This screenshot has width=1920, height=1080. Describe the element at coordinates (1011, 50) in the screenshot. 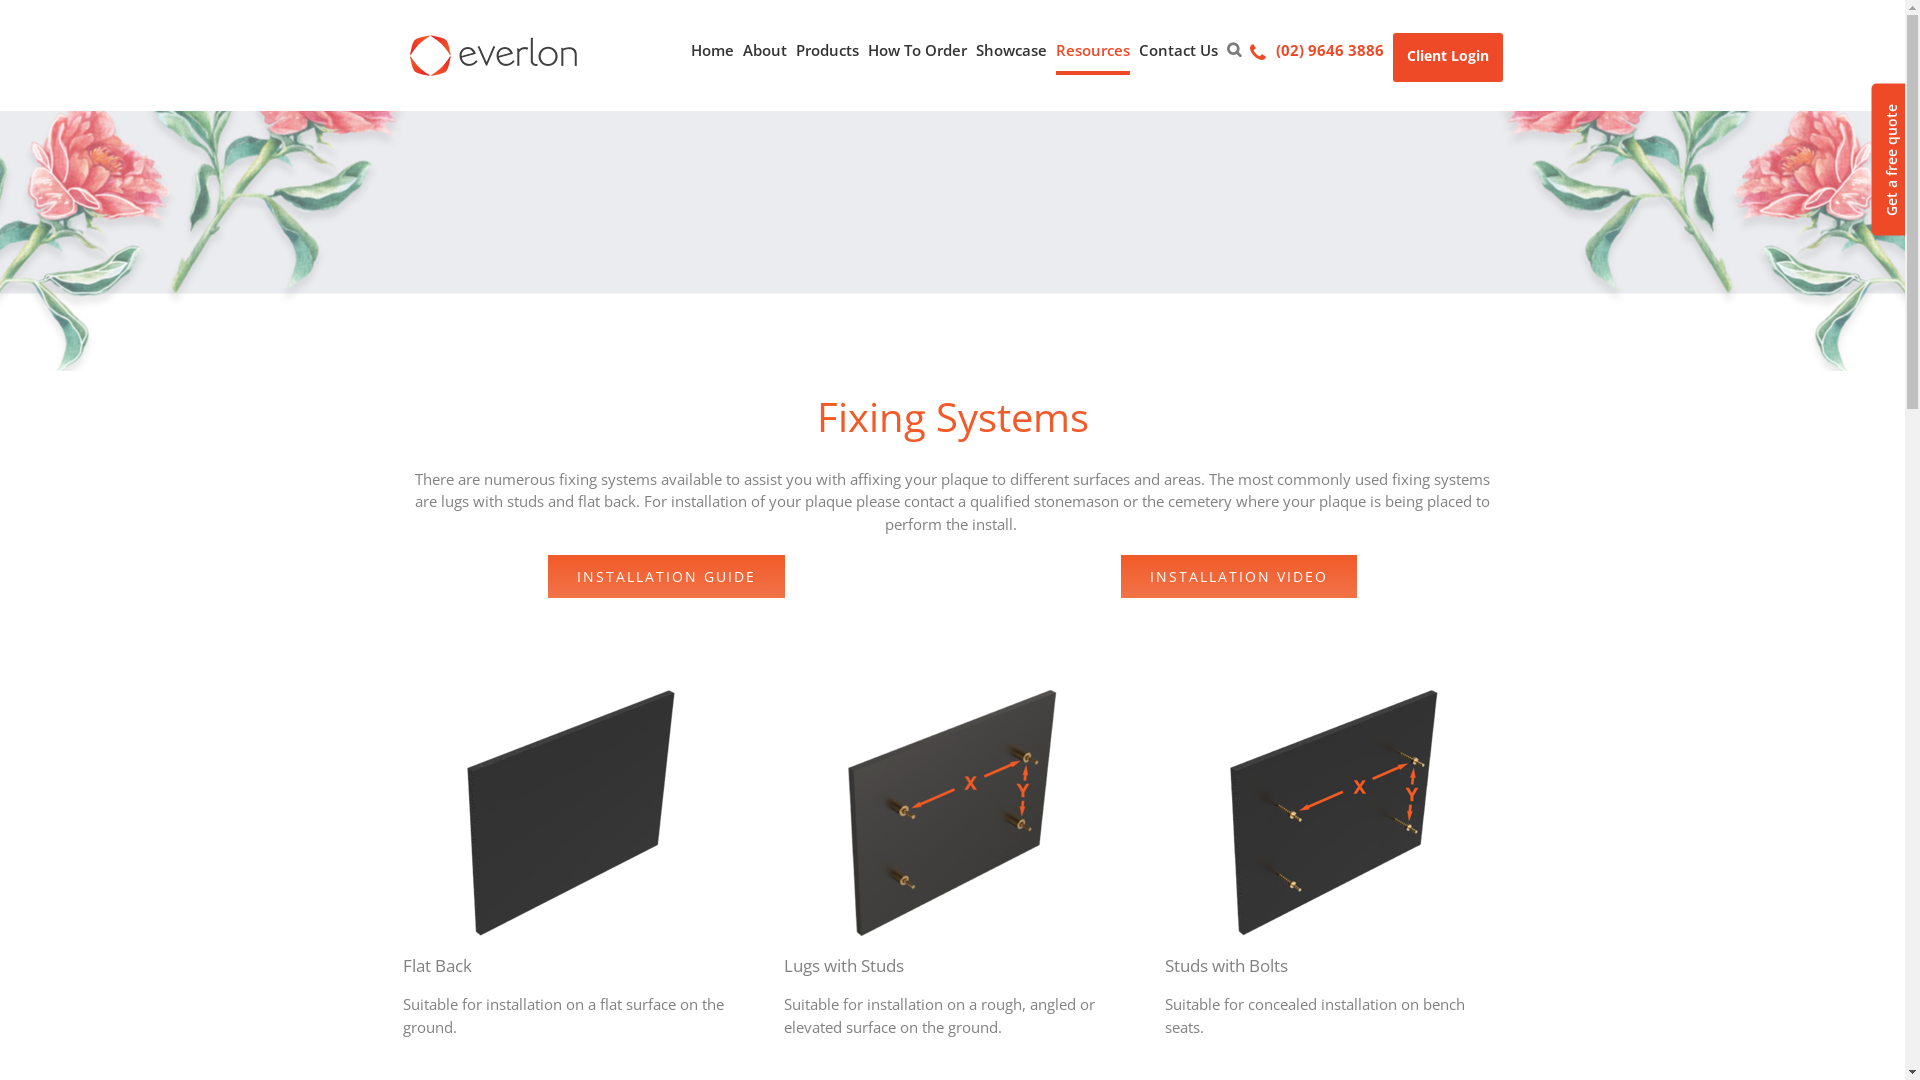

I see `'Showcase'` at that location.